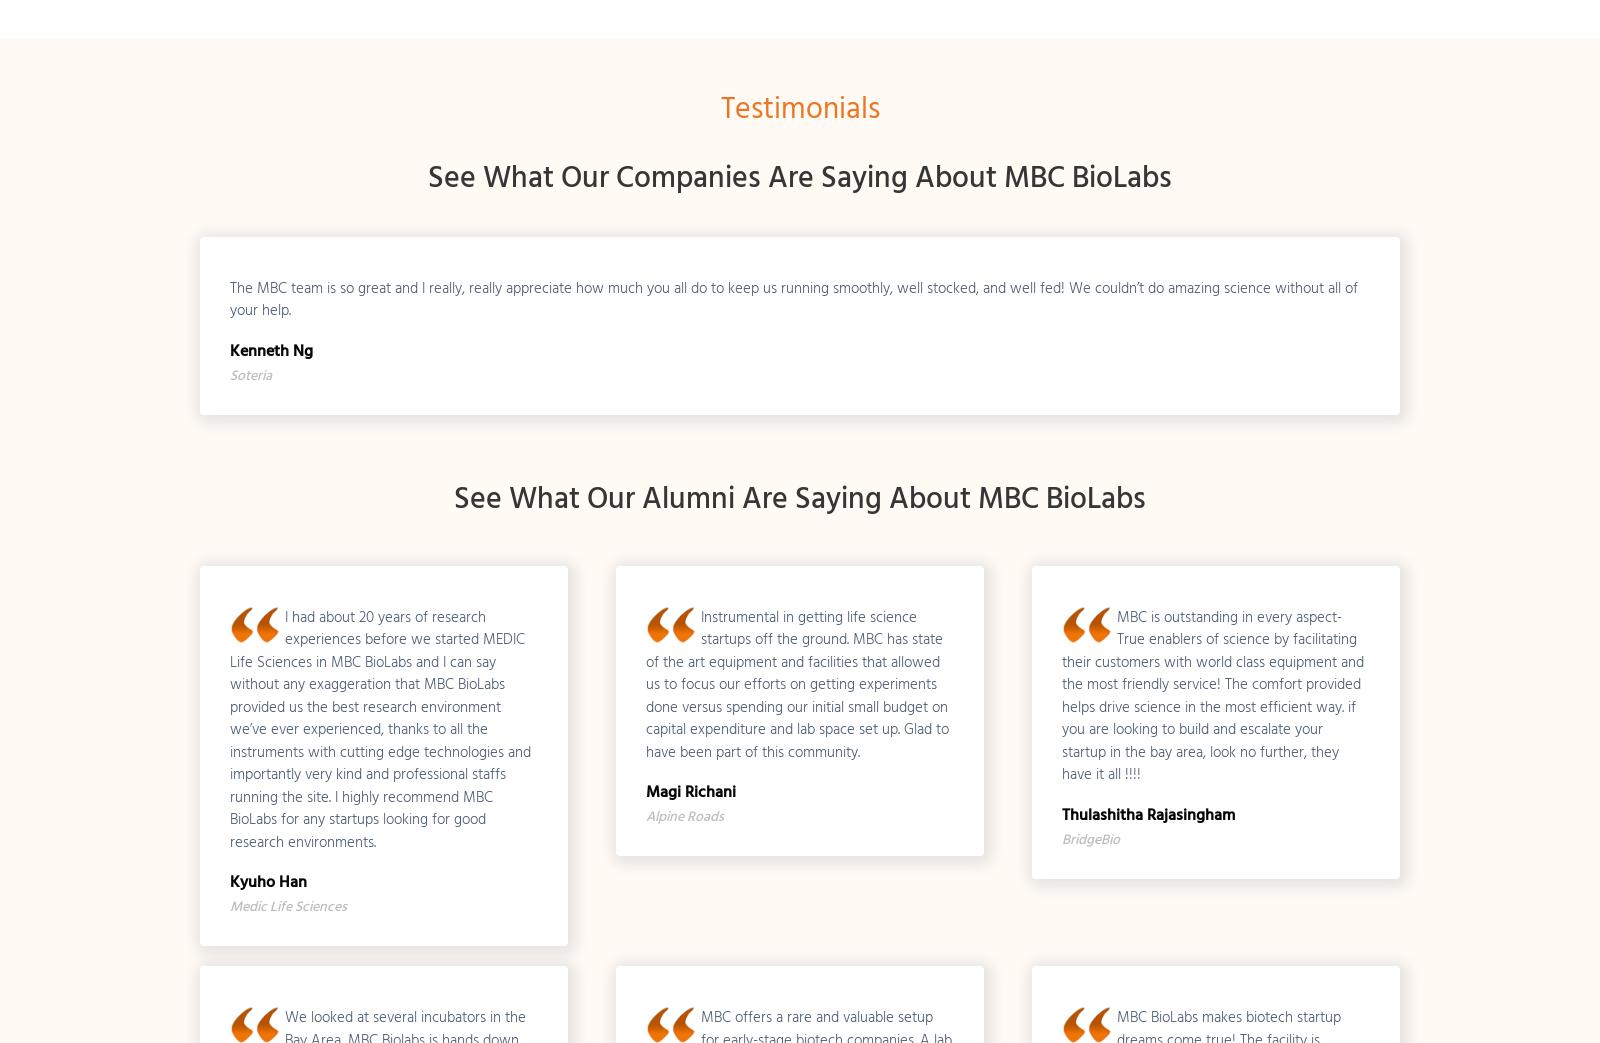  Describe the element at coordinates (453, 497) in the screenshot. I see `'See What Our Alumni Are Saying About MBC BioLabs'` at that location.